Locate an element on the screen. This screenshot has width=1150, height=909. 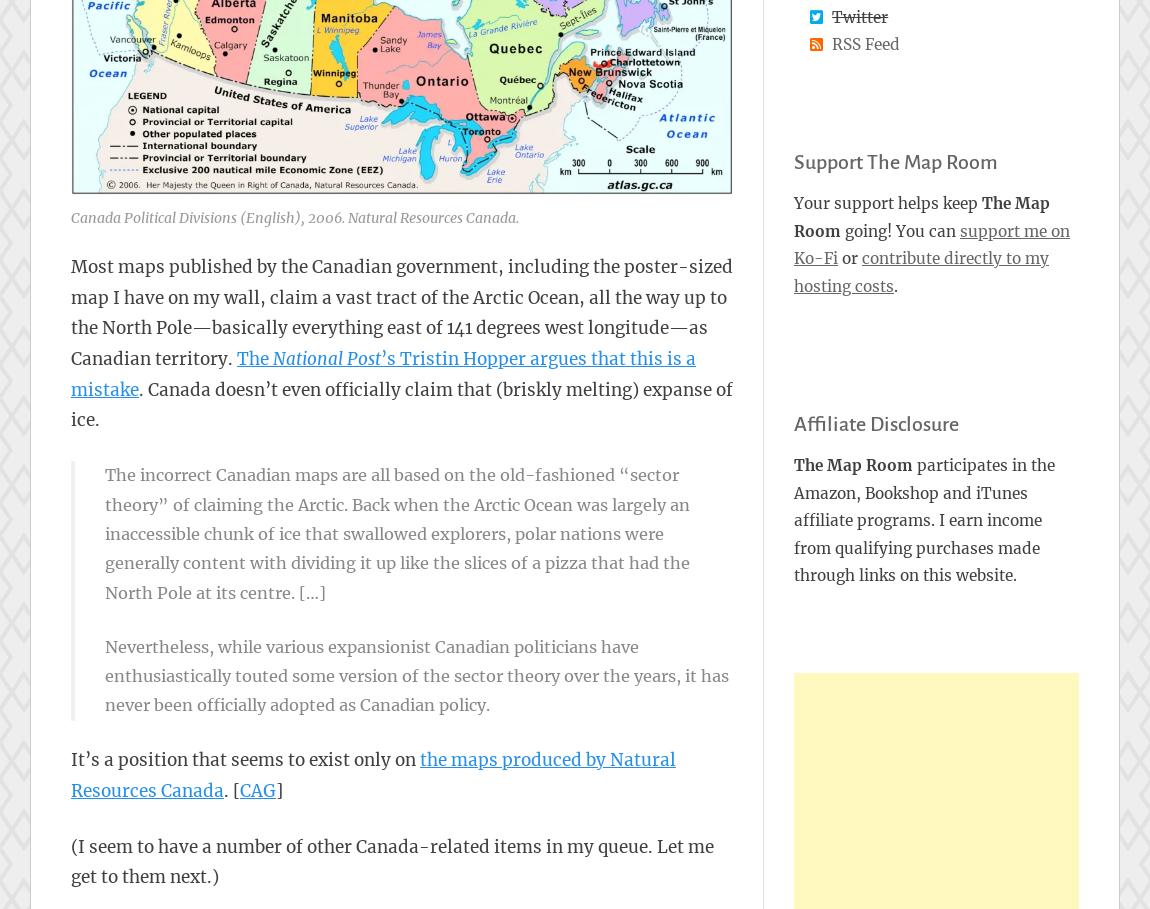
'(I seem to have a number of other Canada-related items in my queue. Let me get to them next.)' is located at coordinates (392, 860).